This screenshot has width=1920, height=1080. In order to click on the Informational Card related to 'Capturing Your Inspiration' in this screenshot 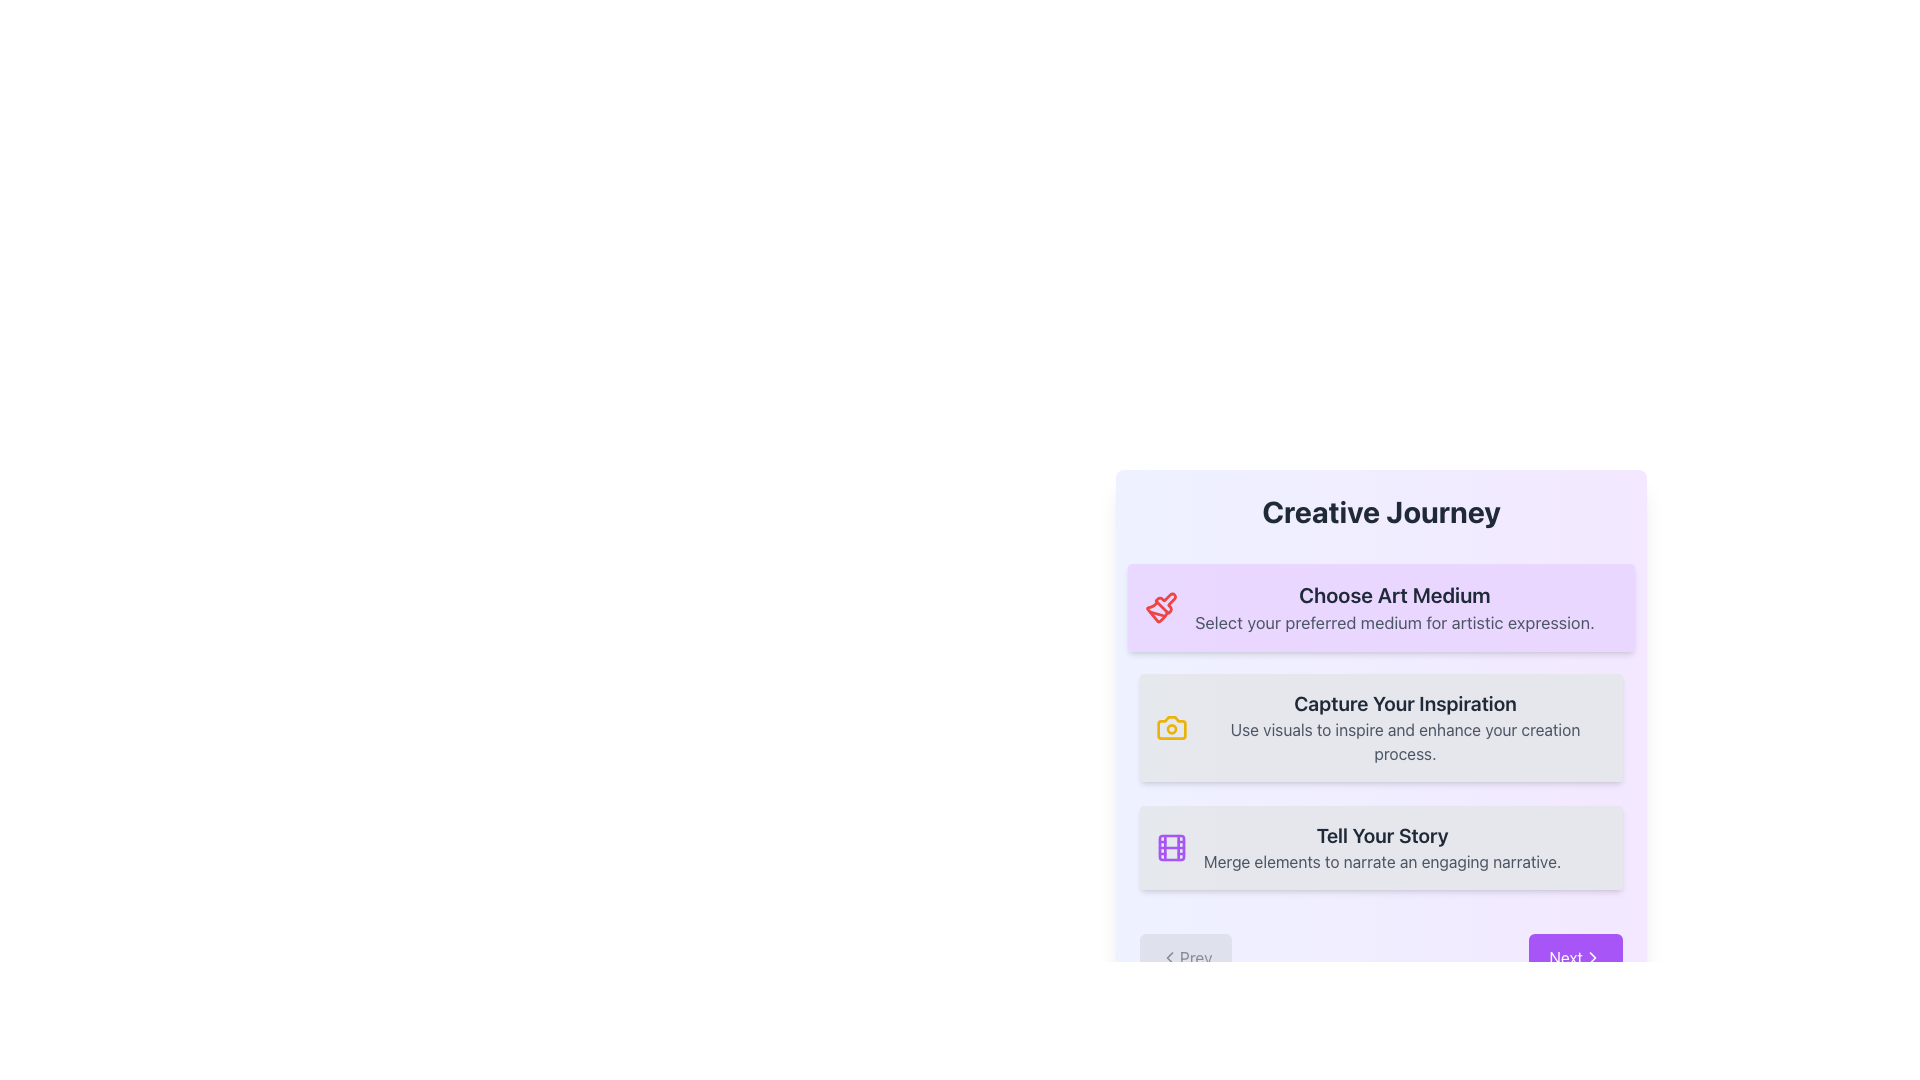, I will do `click(1404, 728)`.